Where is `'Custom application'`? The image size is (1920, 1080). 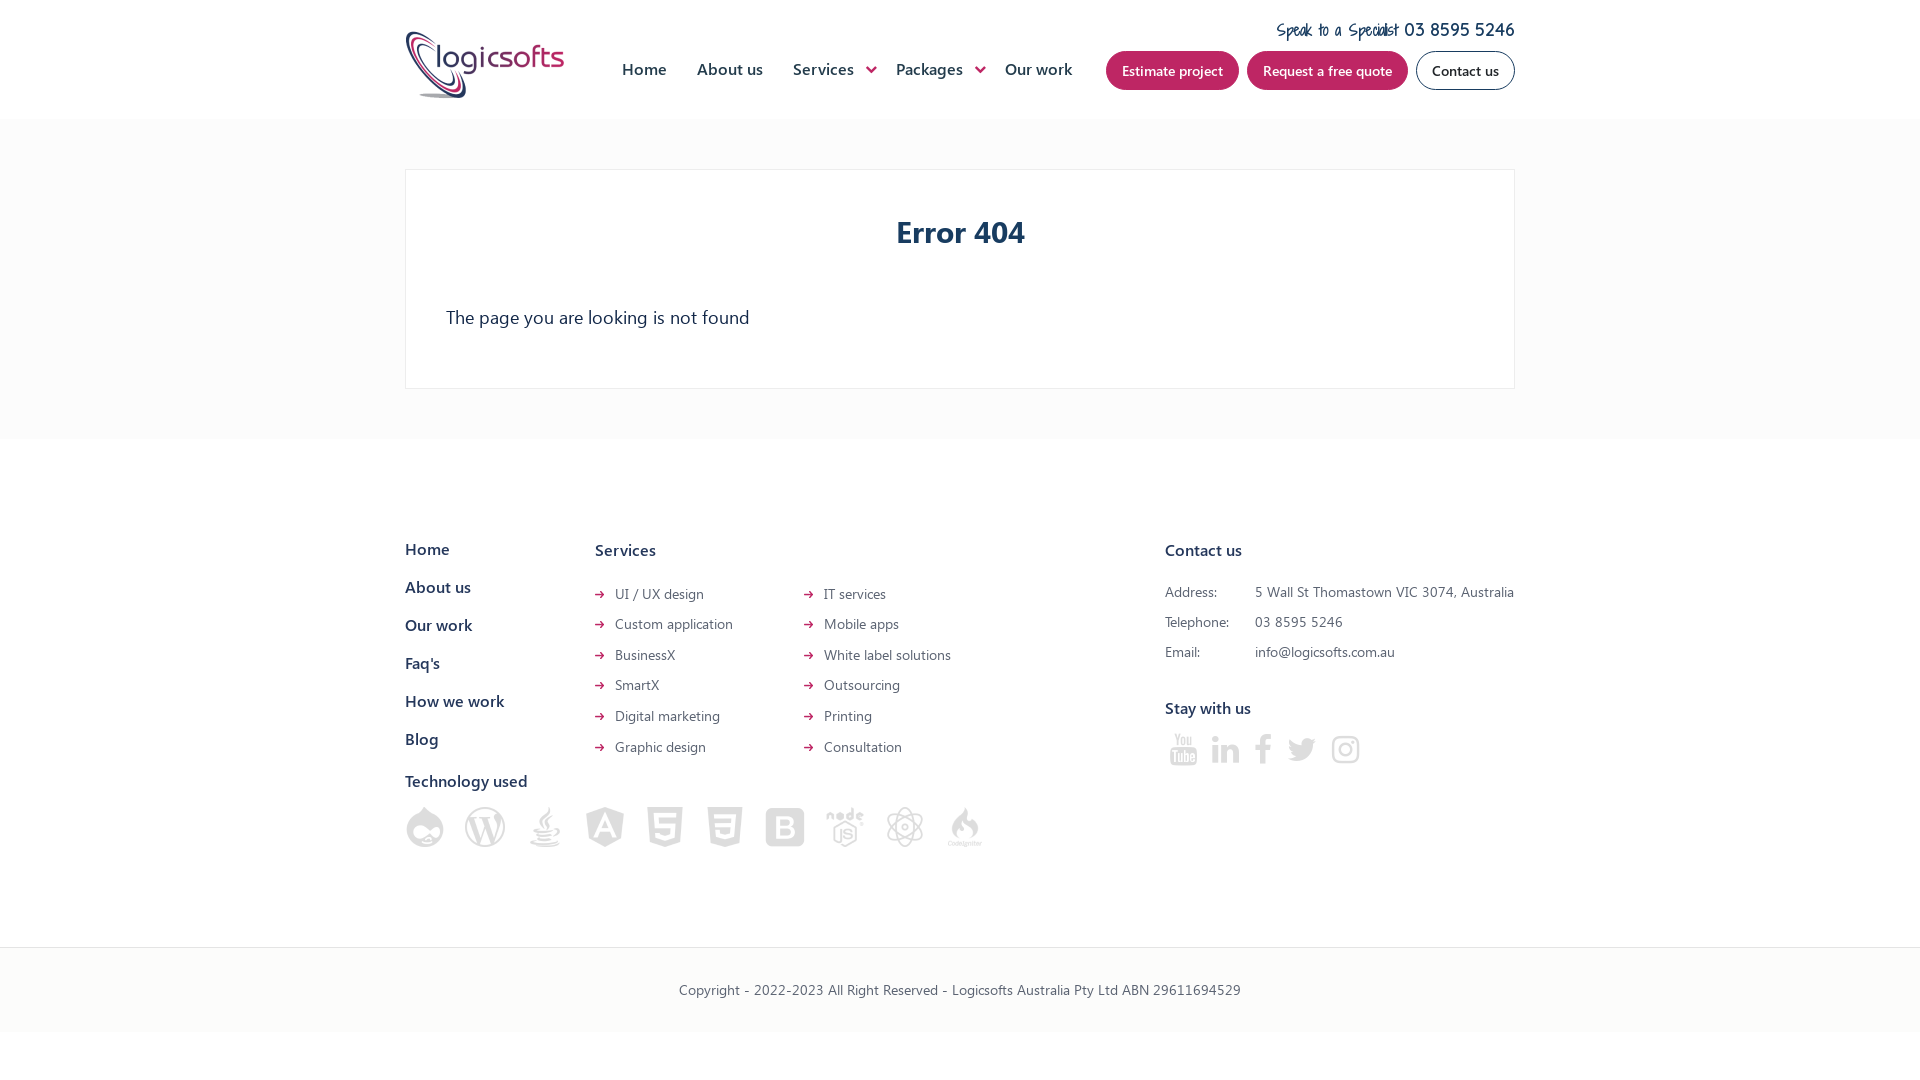 'Custom application' is located at coordinates (673, 622).